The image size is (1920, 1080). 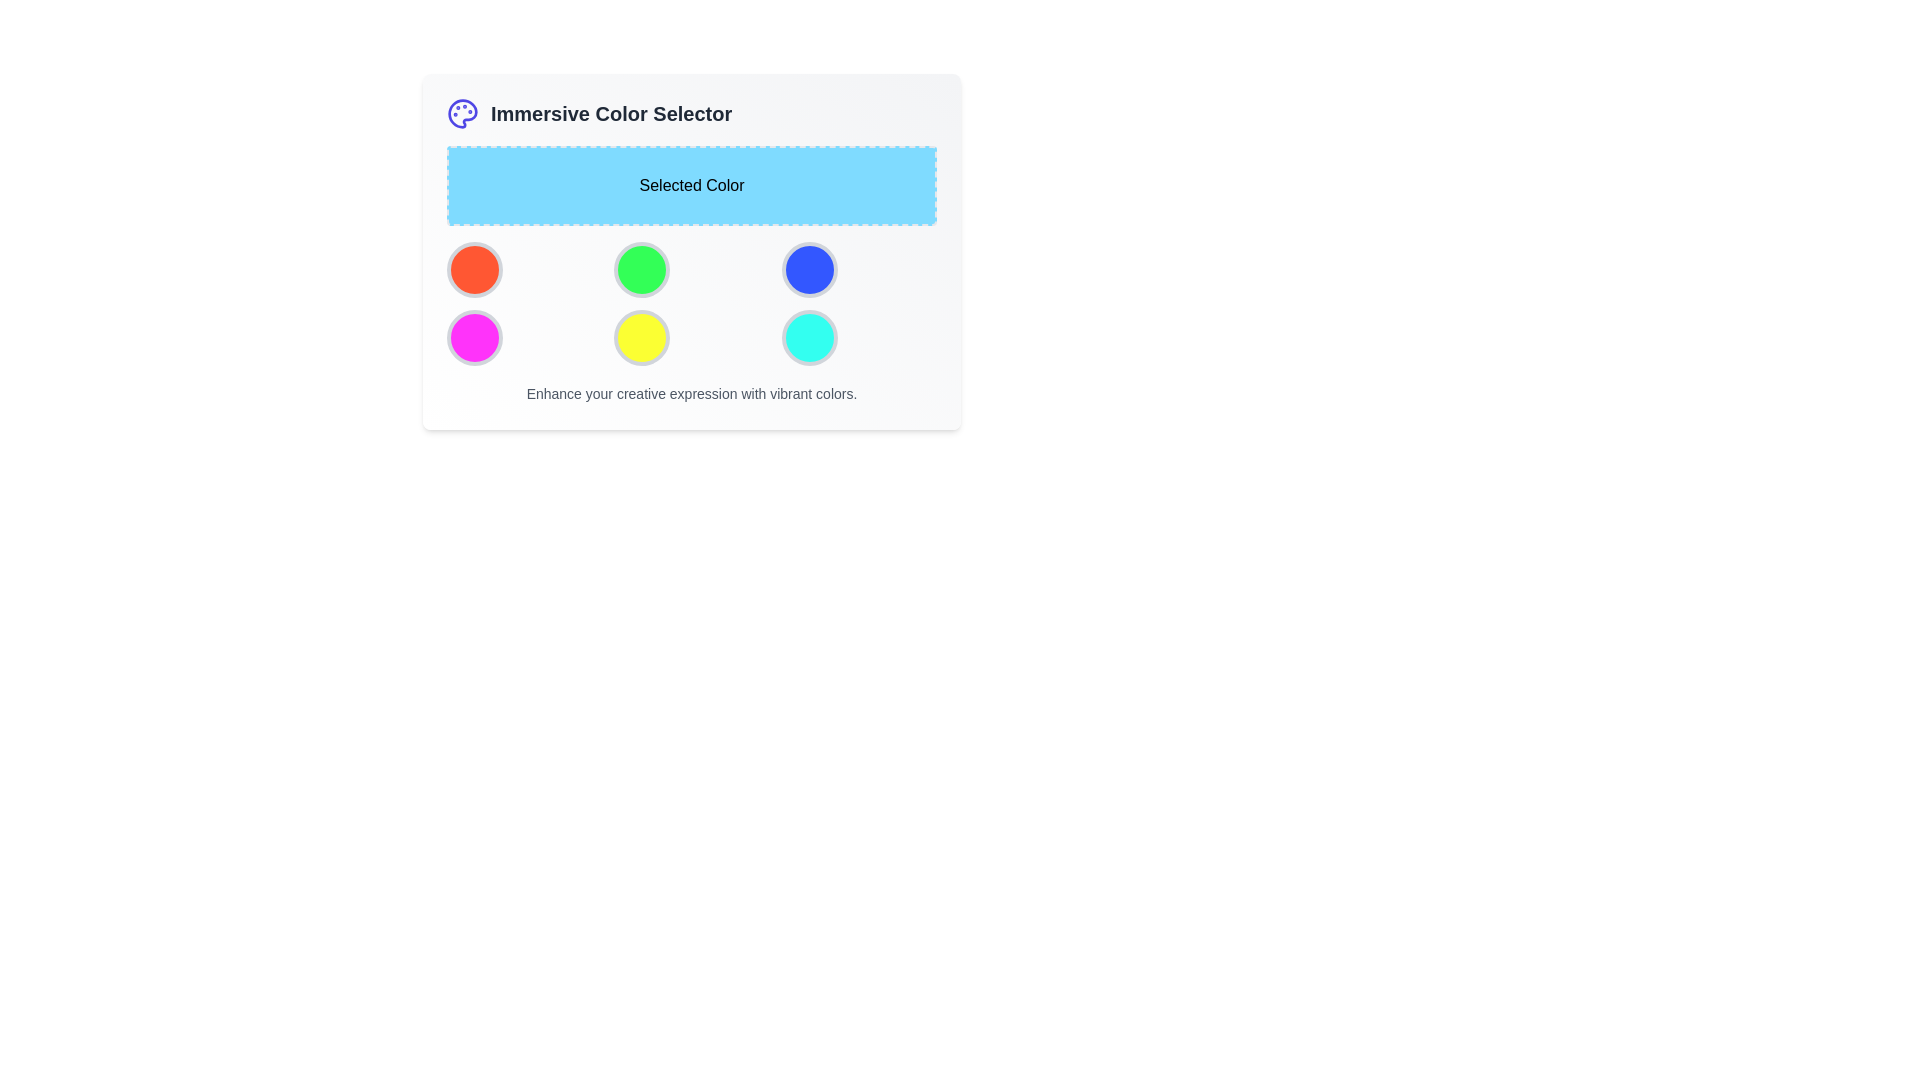 What do you see at coordinates (642, 337) in the screenshot?
I see `the yellow color selection button, which is the fifth item in a 2x3 grid layout of circular buttons` at bounding box center [642, 337].